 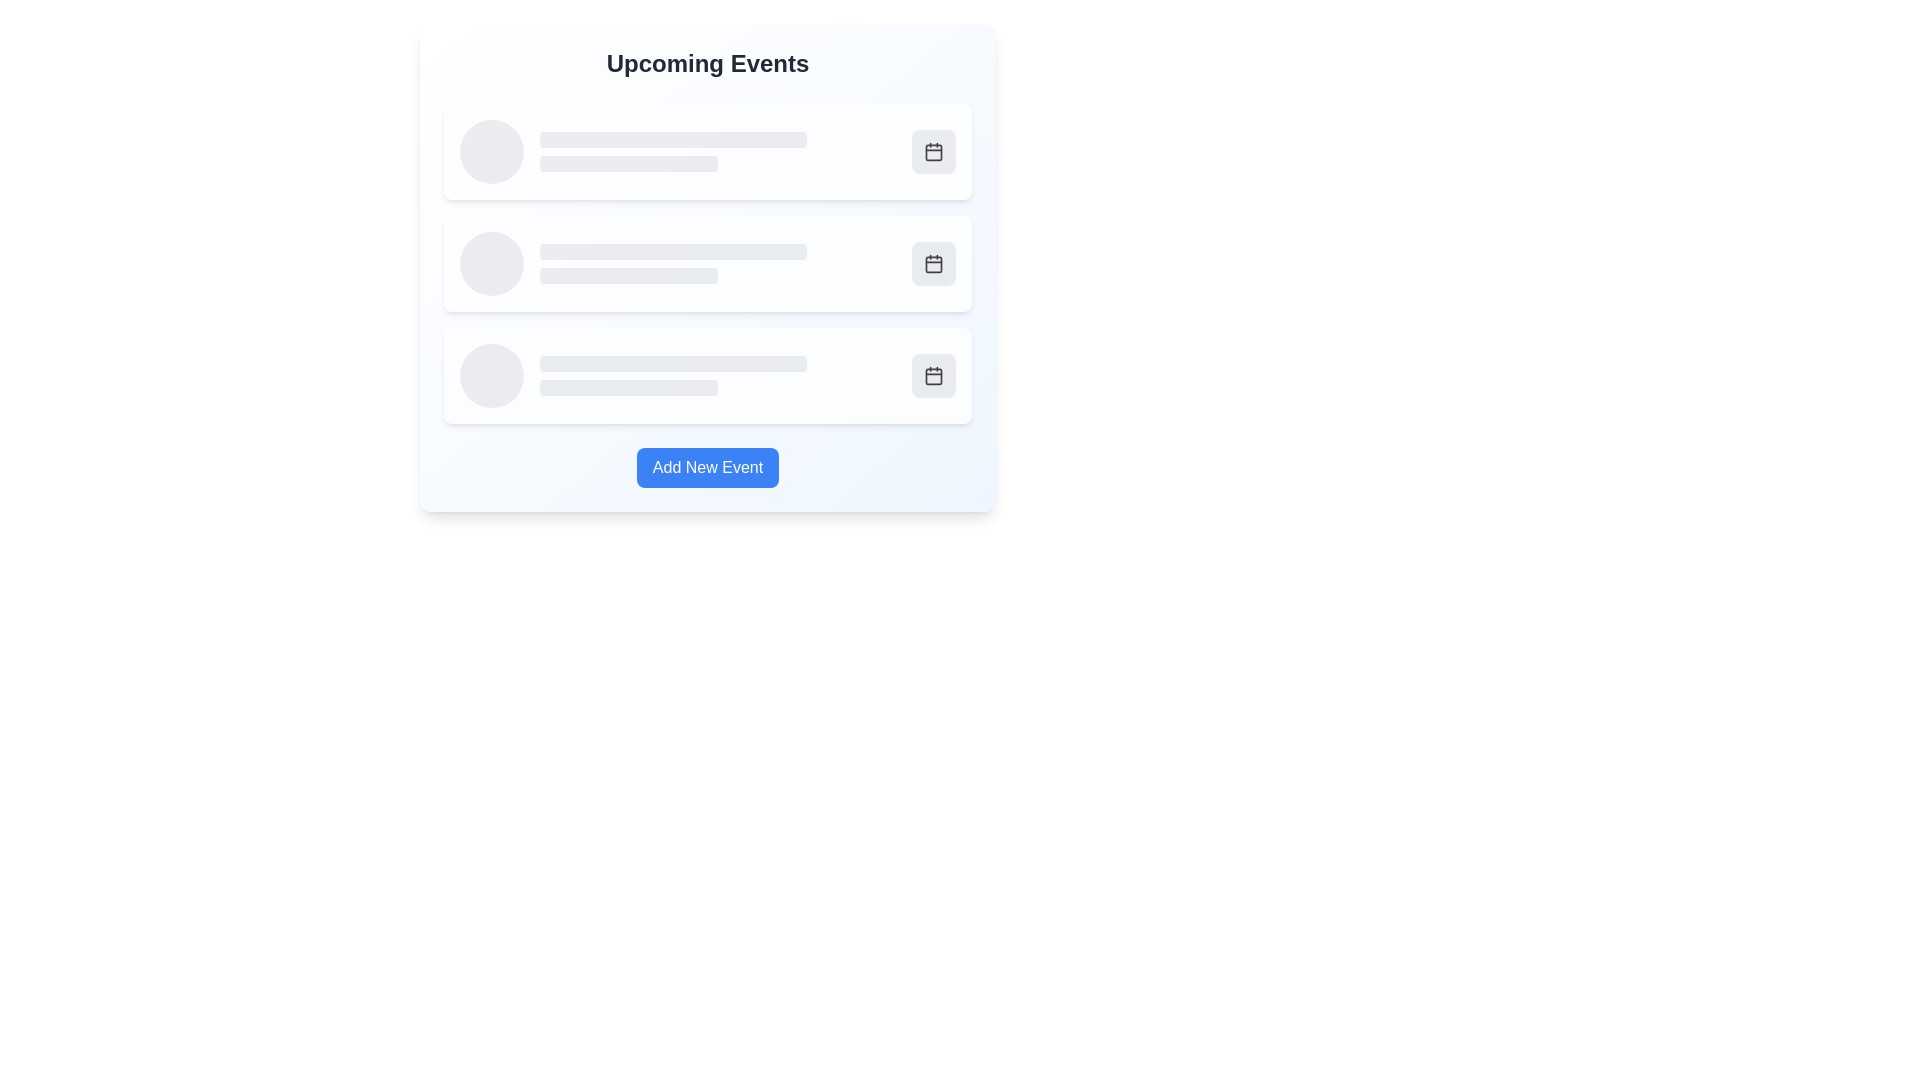 What do you see at coordinates (933, 150) in the screenshot?
I see `the first calendar icon located in the top-right corner of the first event item's box in the Upcoming Events section` at bounding box center [933, 150].